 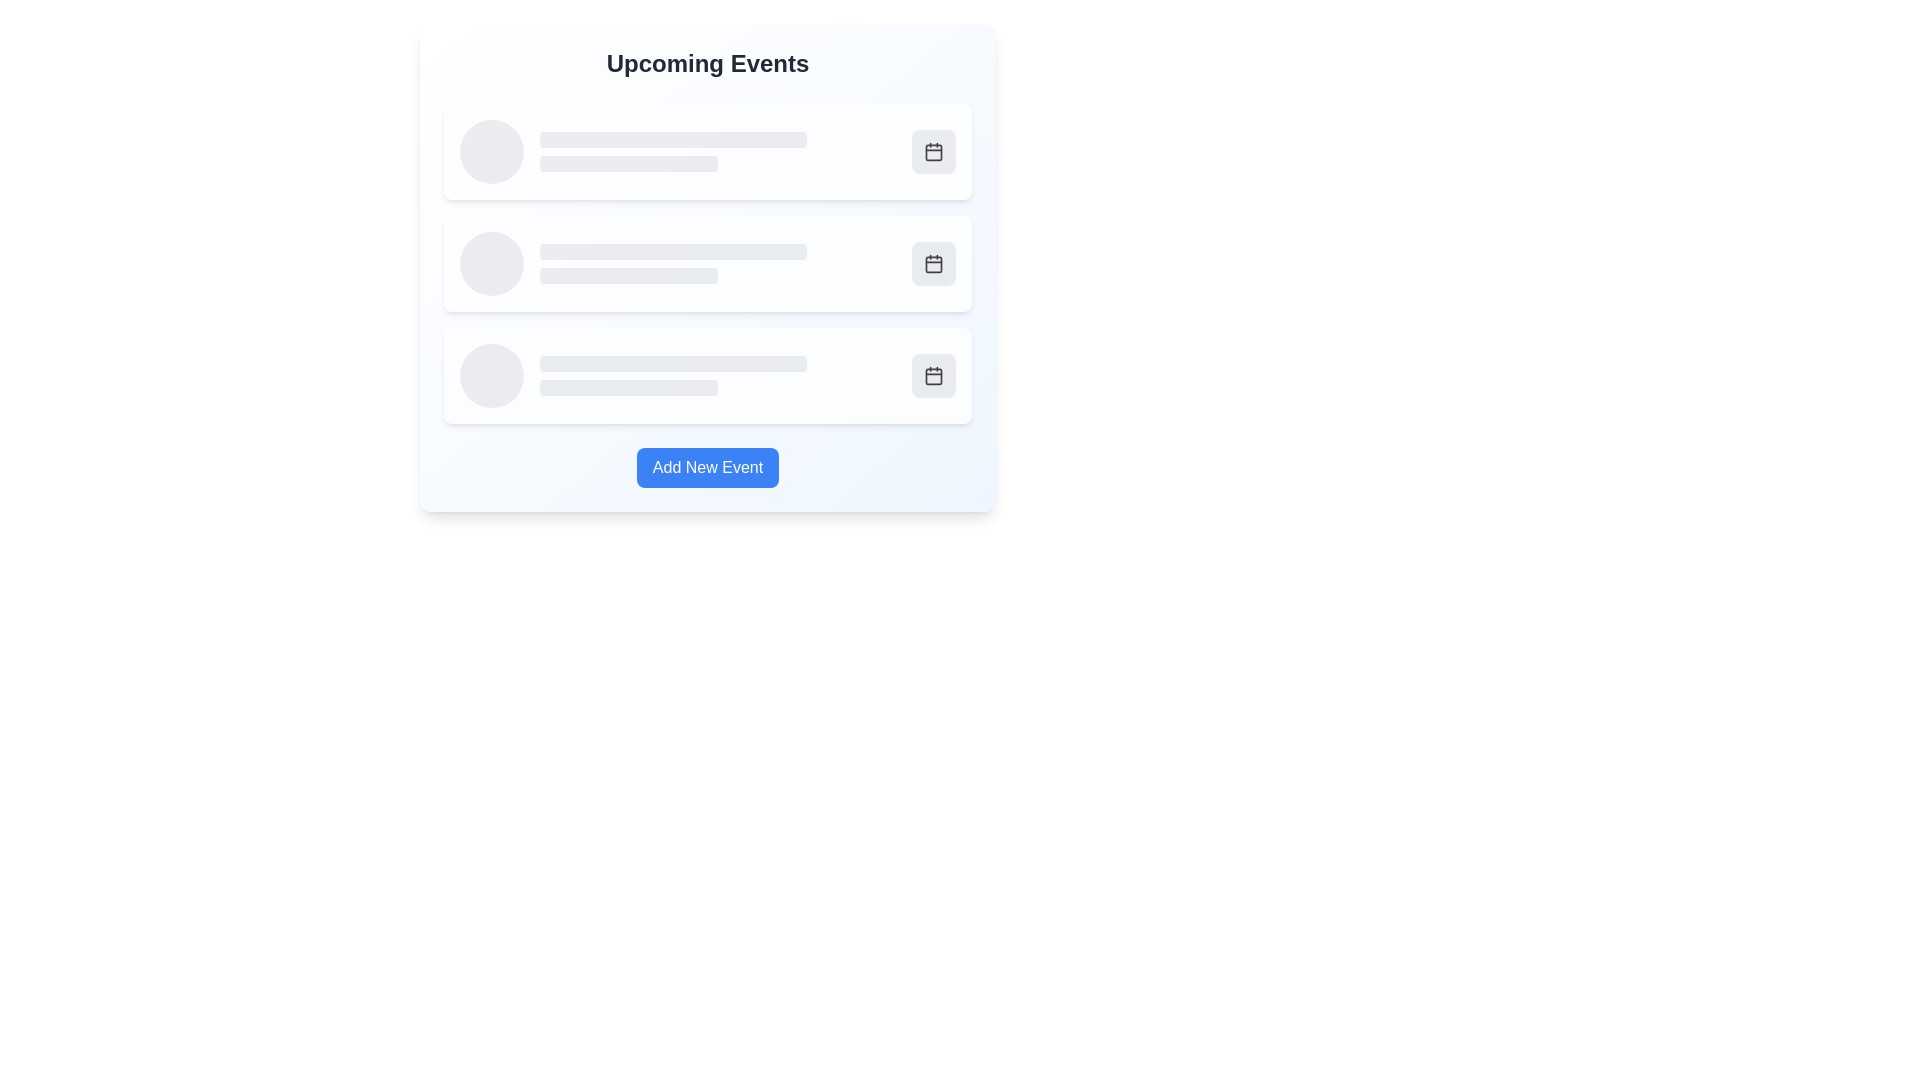 What do you see at coordinates (933, 150) in the screenshot?
I see `the first calendar icon located in the top-right corner of the first event item's box in the Upcoming Events section` at bounding box center [933, 150].